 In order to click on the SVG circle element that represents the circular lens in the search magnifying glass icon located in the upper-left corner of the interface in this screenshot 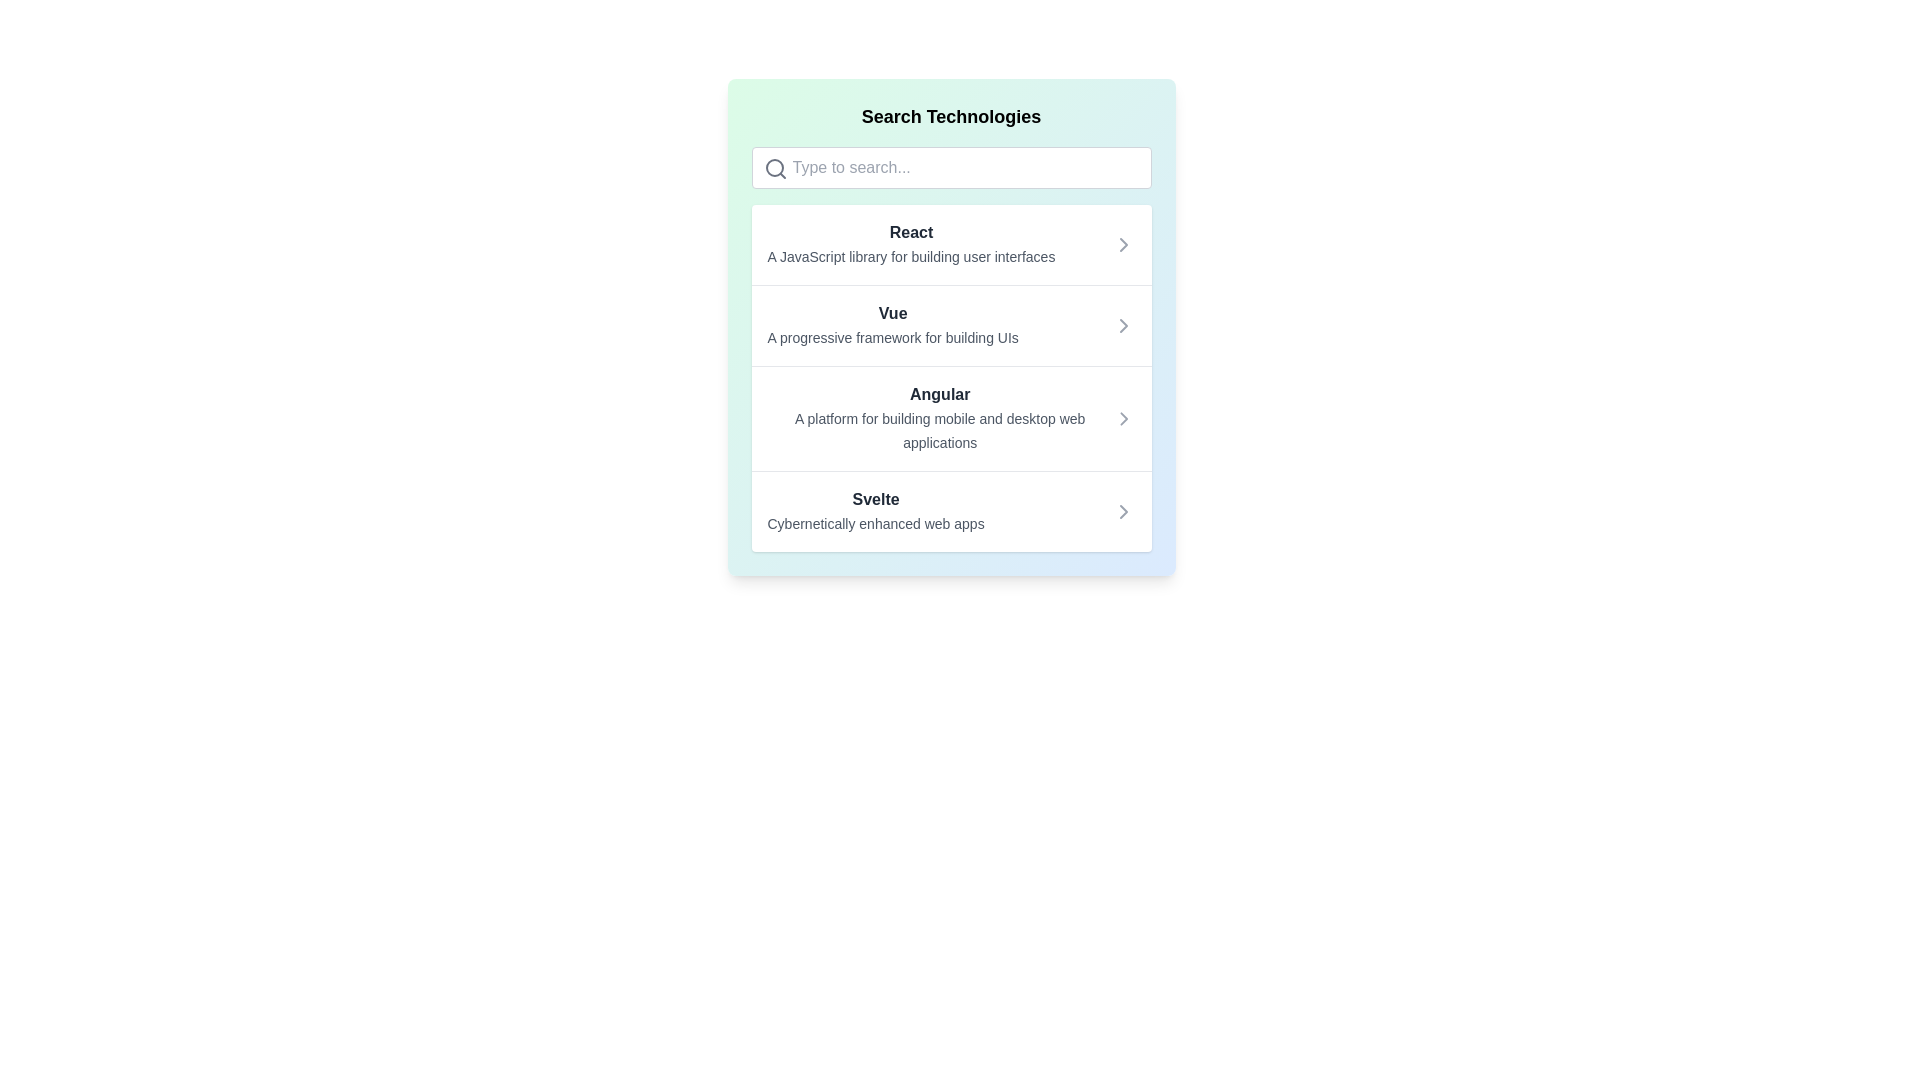, I will do `click(773, 167)`.